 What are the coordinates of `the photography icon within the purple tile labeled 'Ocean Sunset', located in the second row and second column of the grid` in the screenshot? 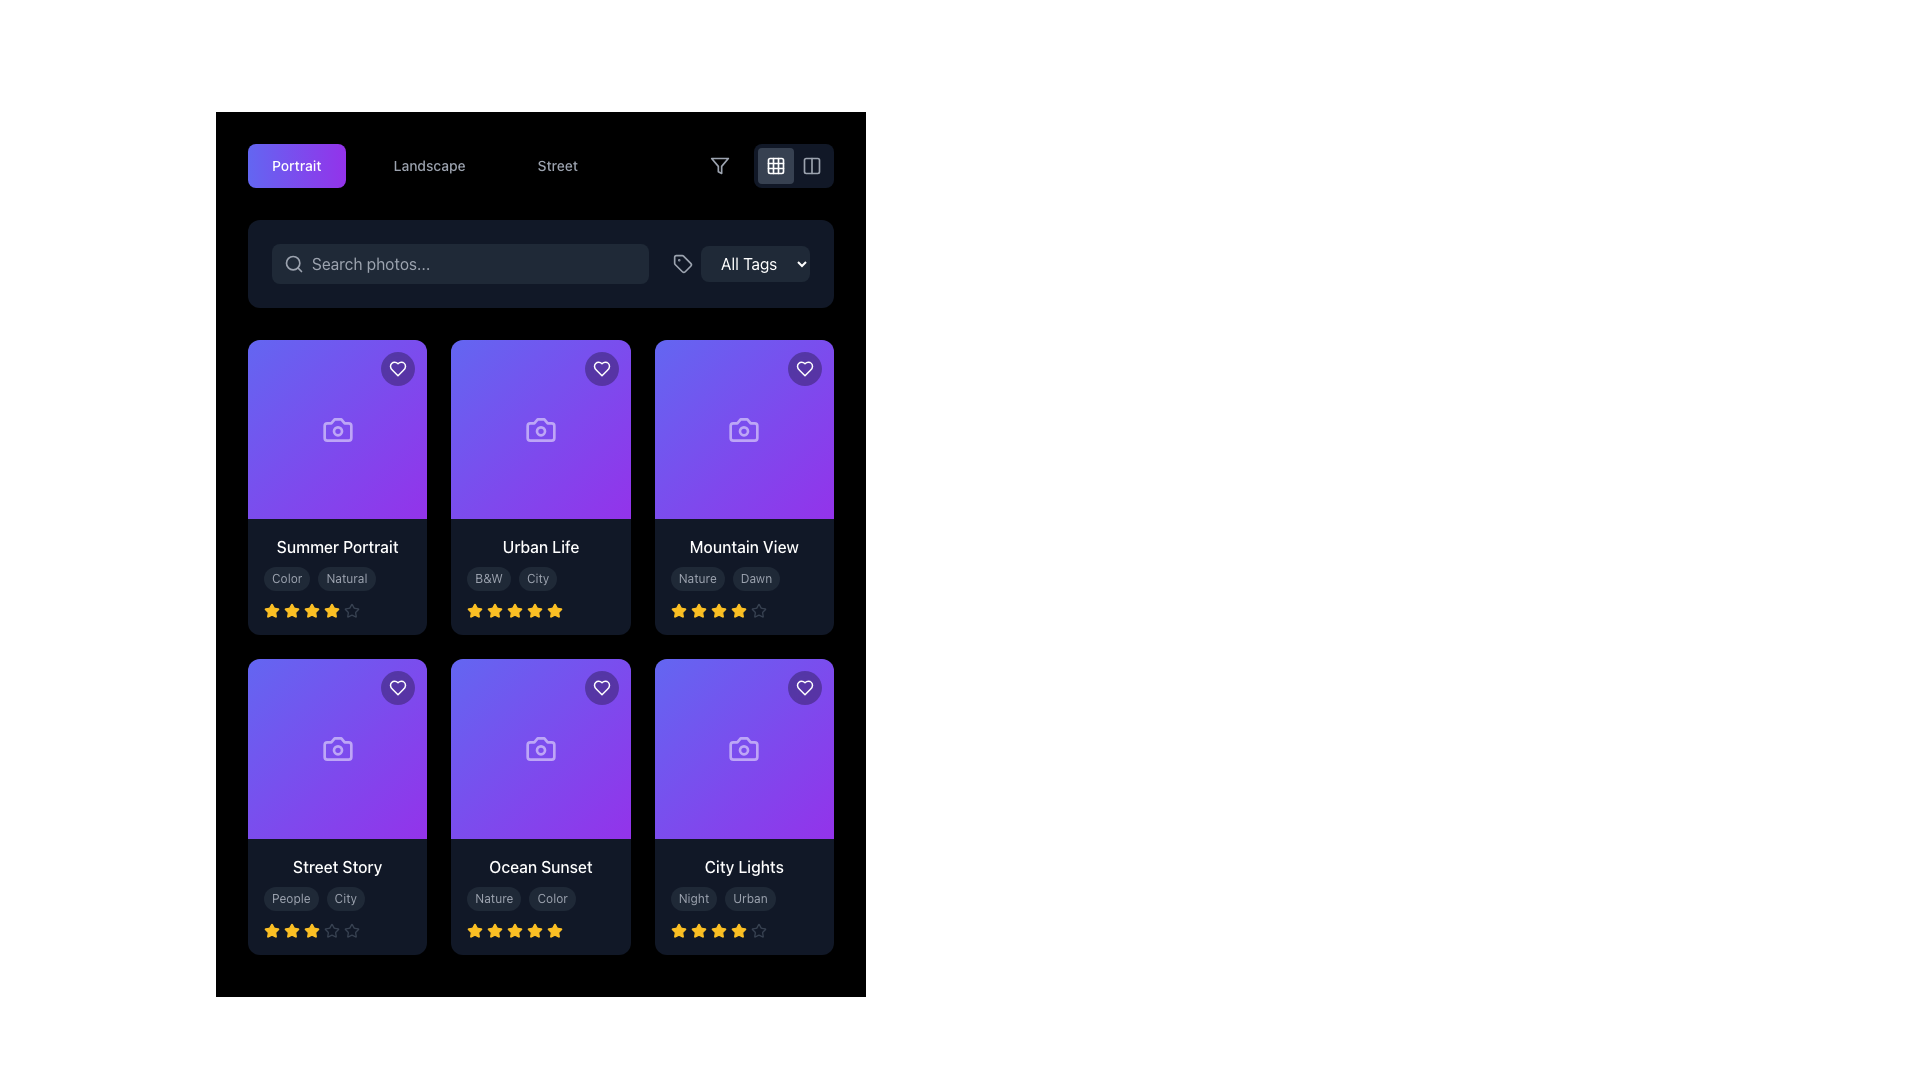 It's located at (541, 748).